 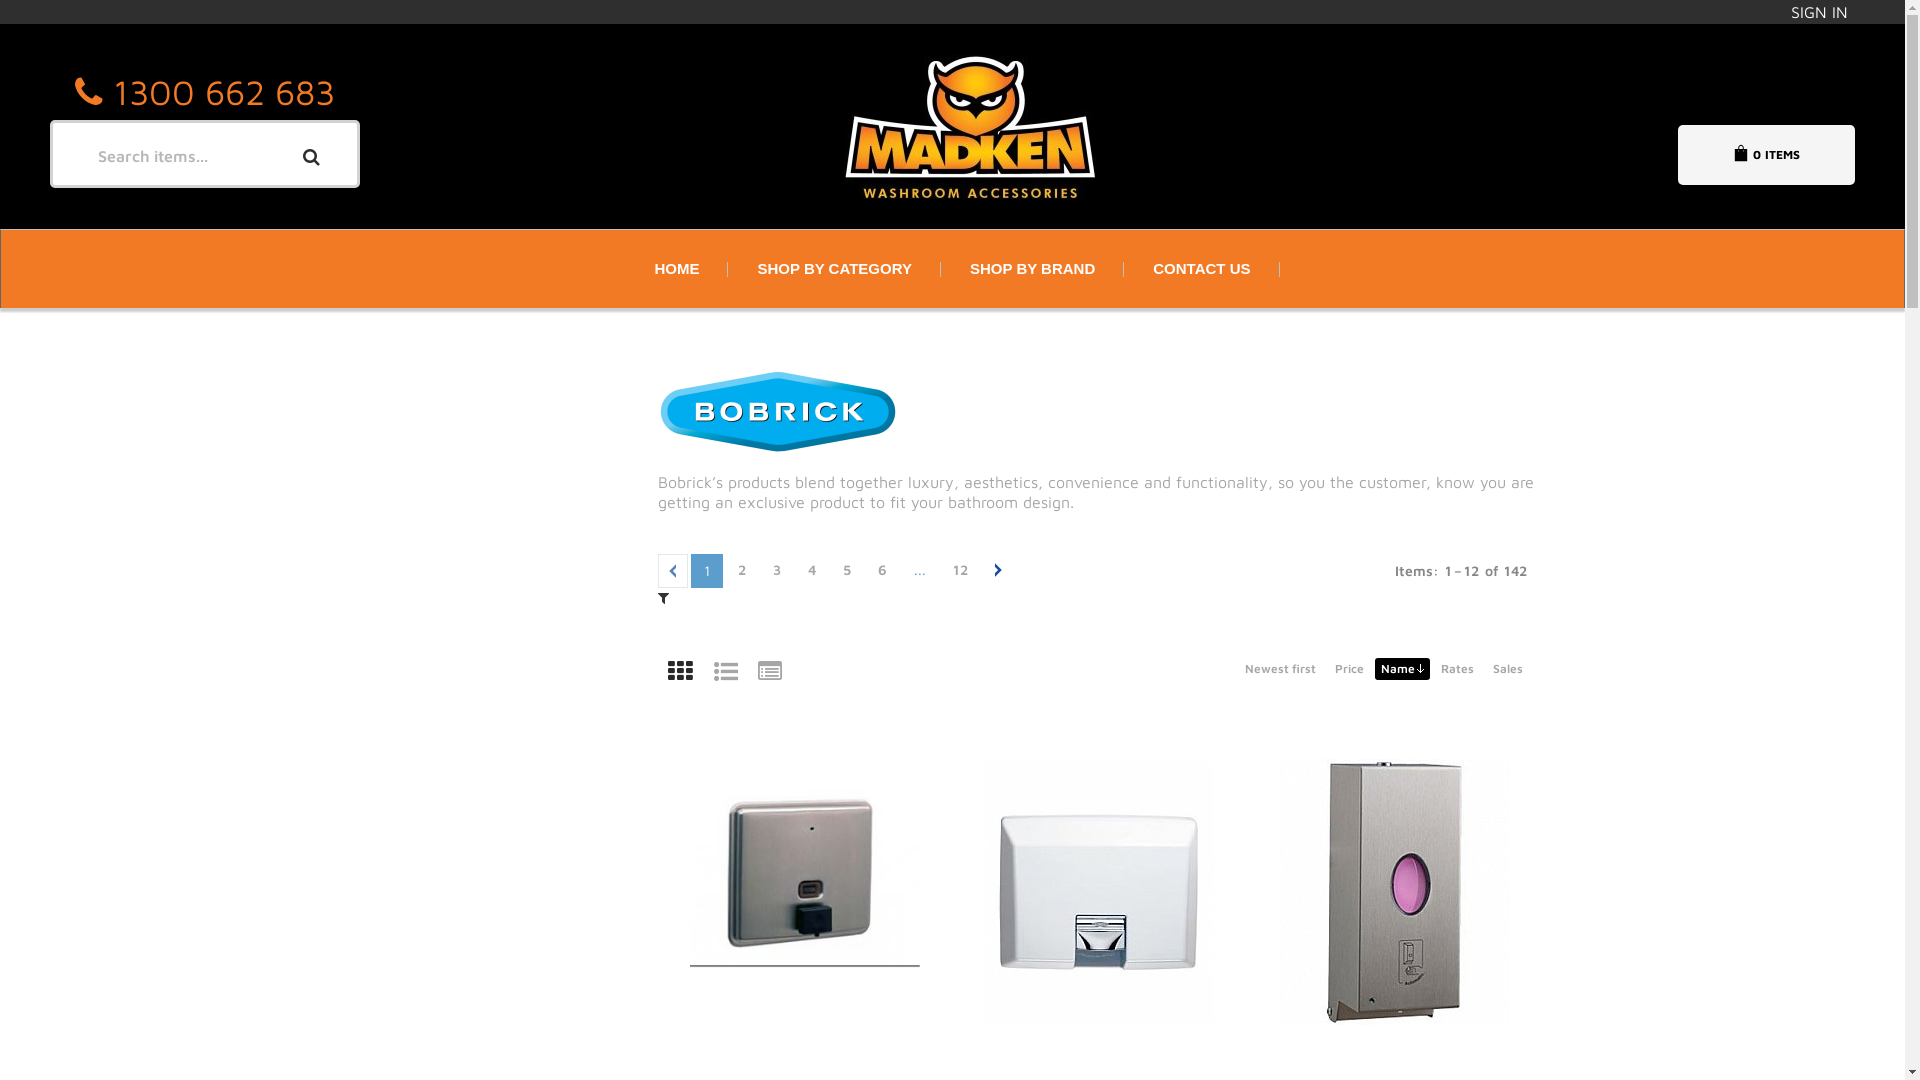 I want to click on 'Grid', so click(x=680, y=671).